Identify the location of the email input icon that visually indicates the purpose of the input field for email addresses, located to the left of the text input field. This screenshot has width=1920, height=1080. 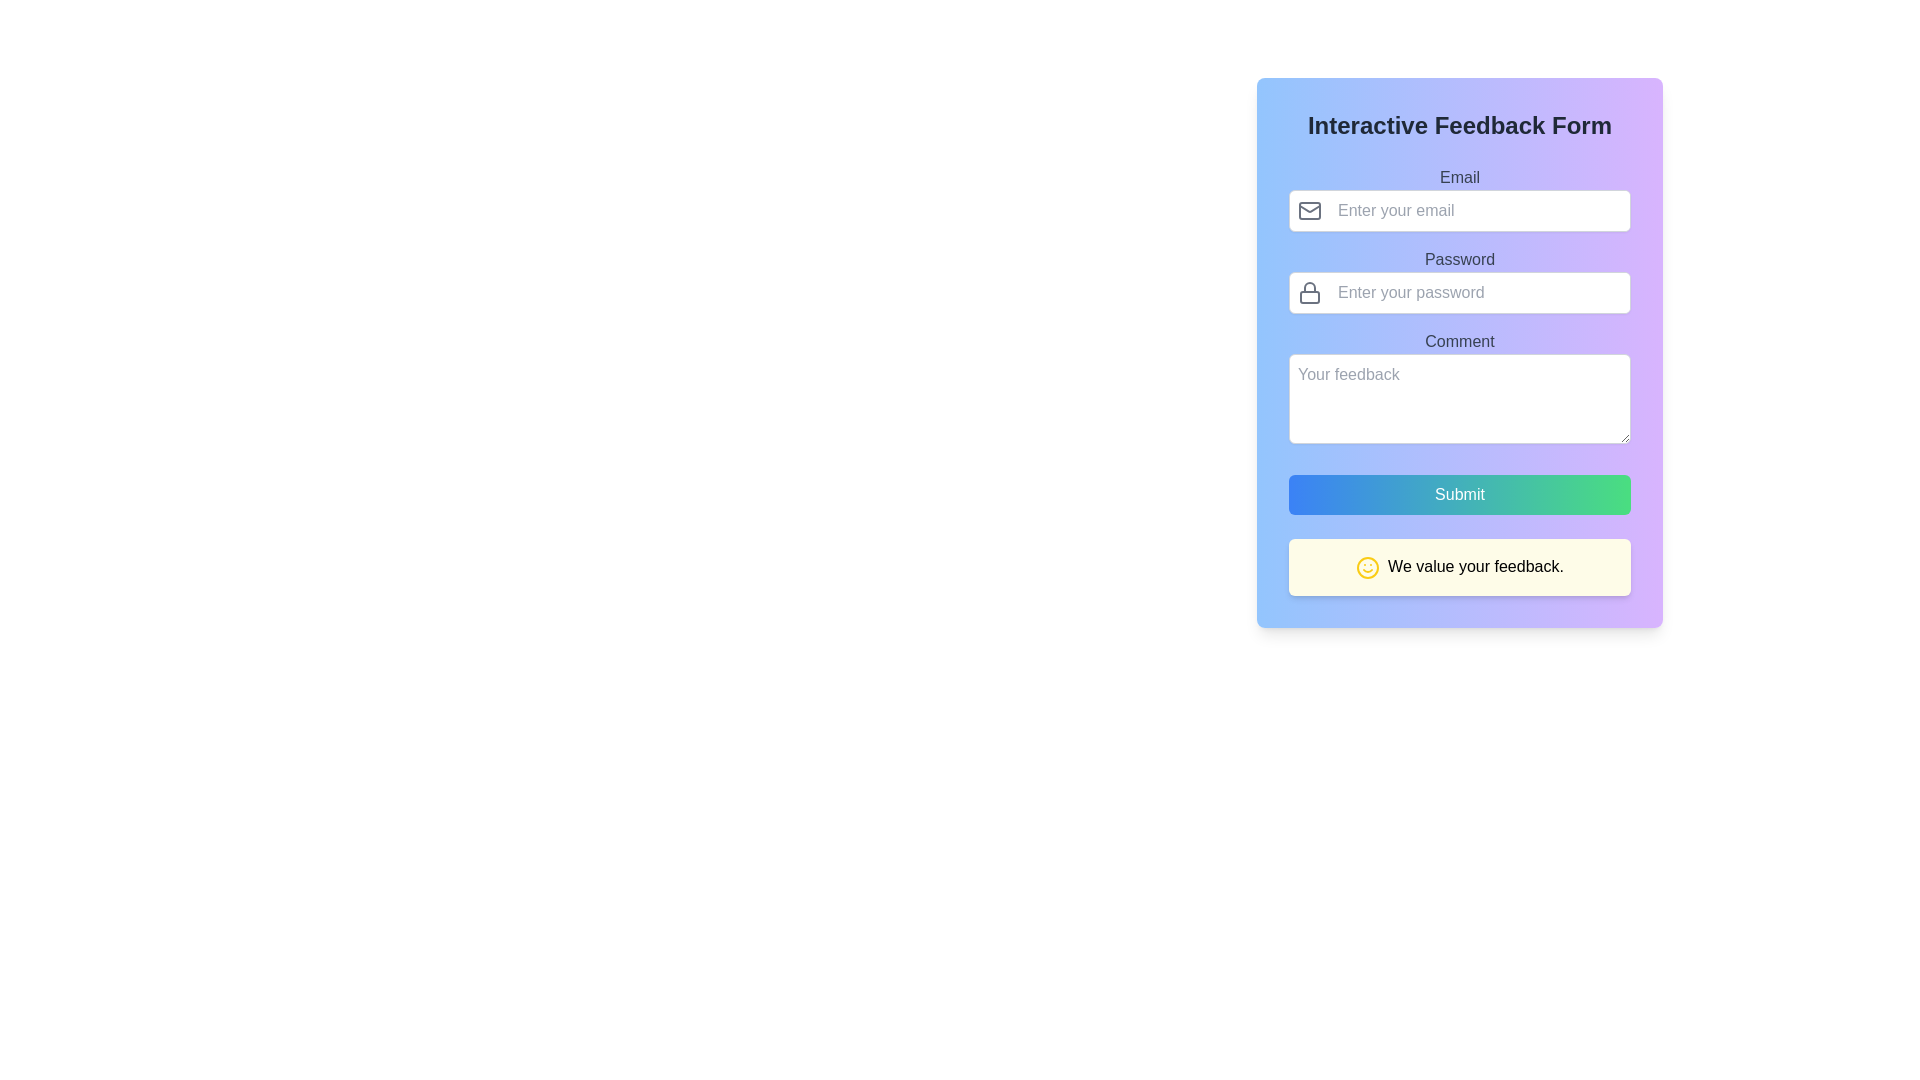
(1310, 211).